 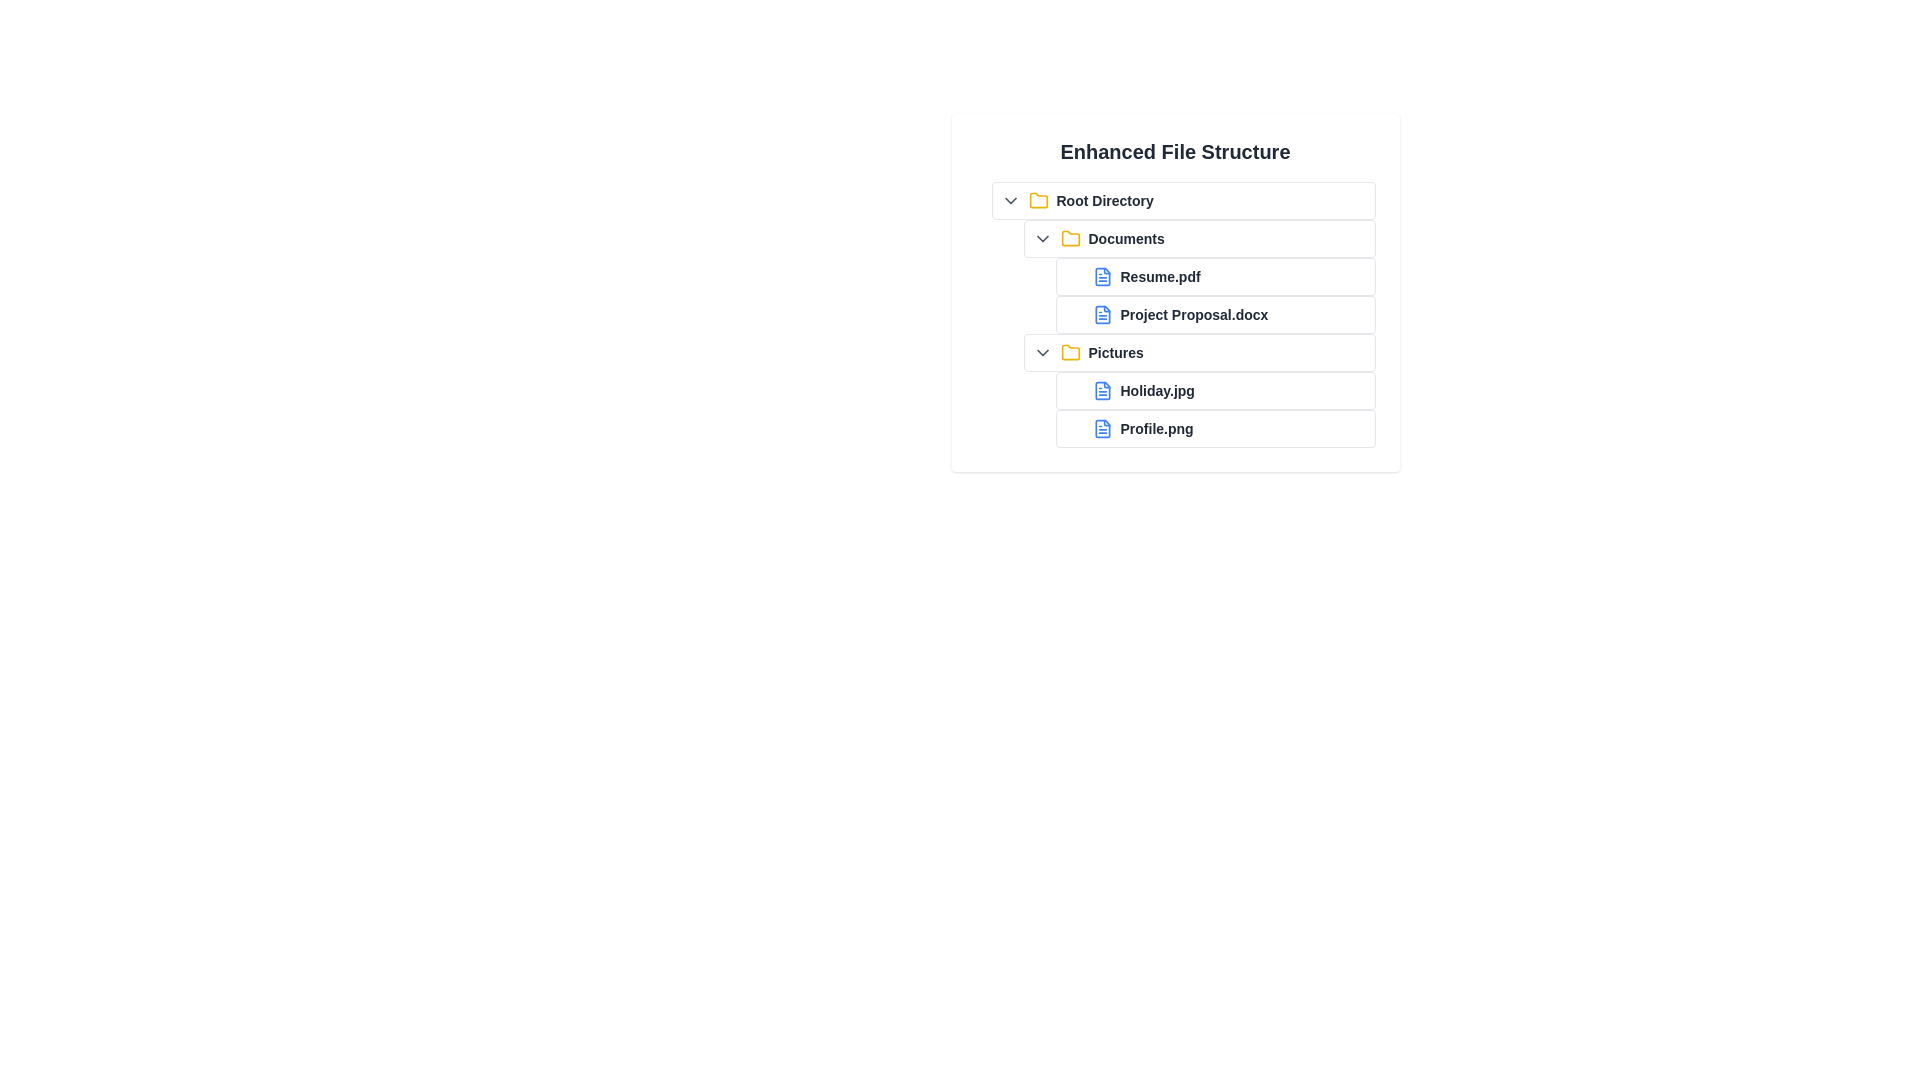 What do you see at coordinates (1214, 390) in the screenshot?
I see `the file named 'Holiday.jpg' in the 'Pictures' section of the file explorer` at bounding box center [1214, 390].